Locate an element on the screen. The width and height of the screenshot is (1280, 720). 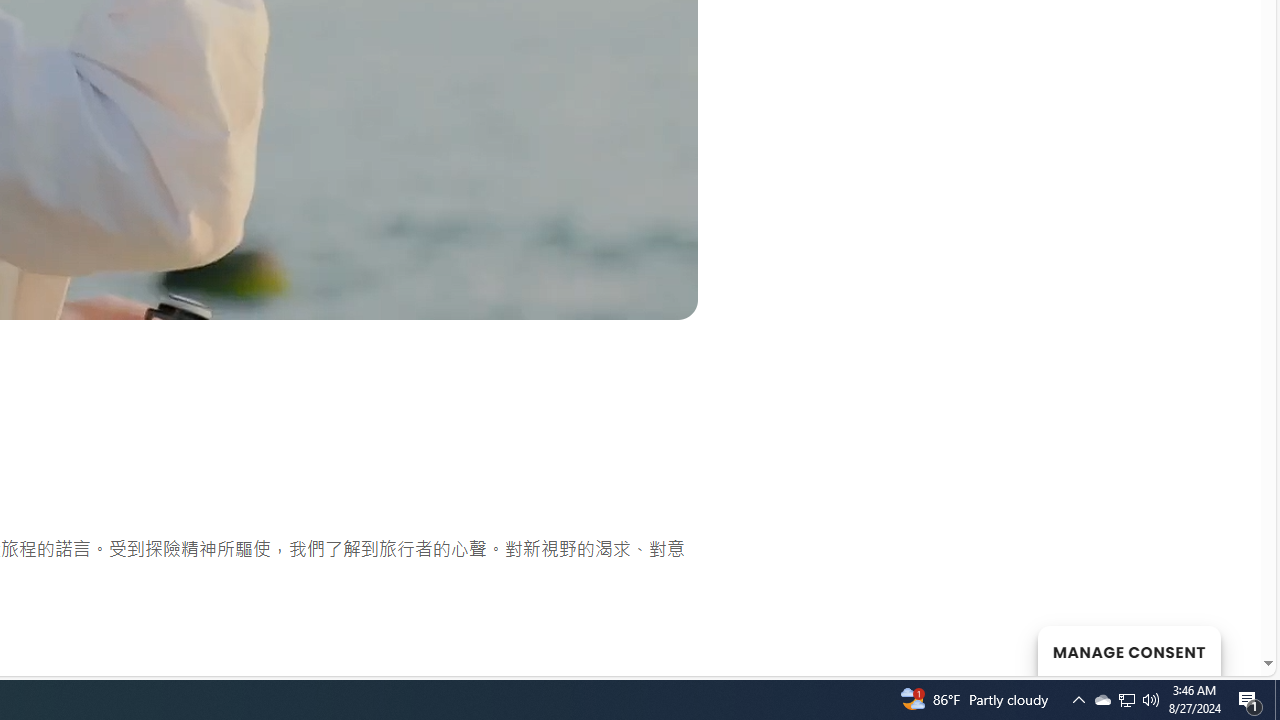
'MANAGE CONSENT' is located at coordinates (1128, 650).